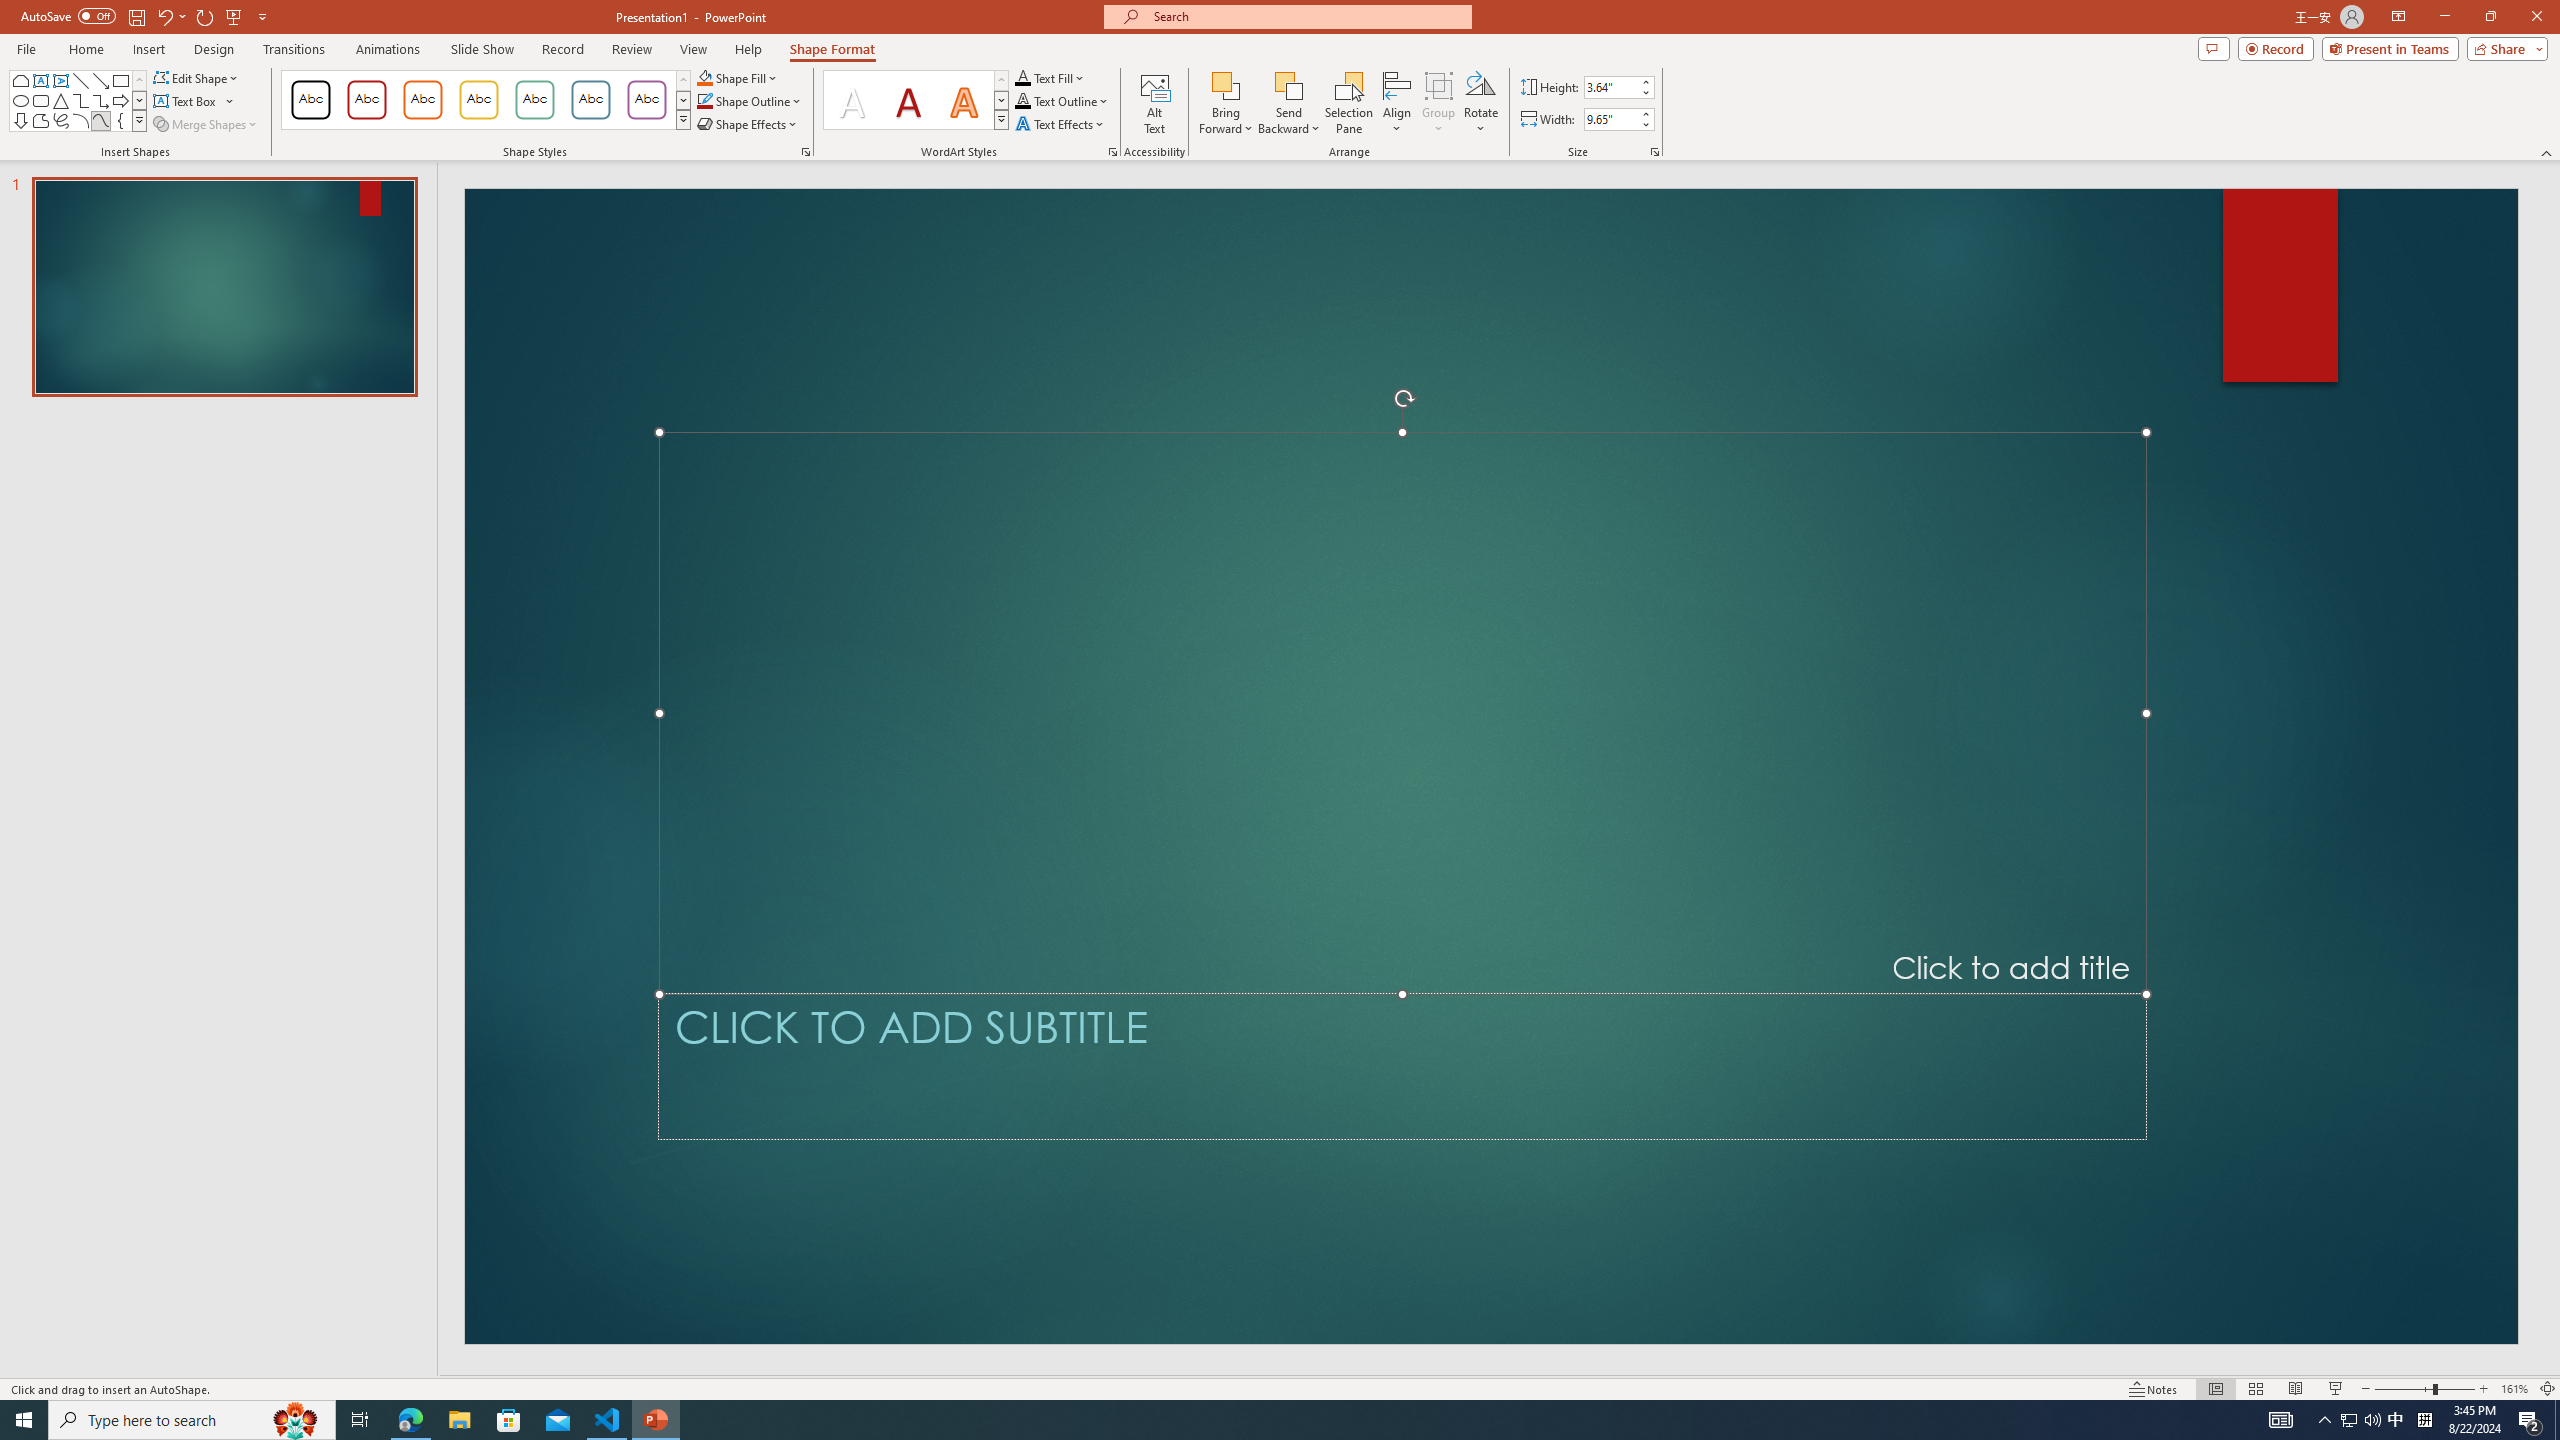 Image resolution: width=2560 pixels, height=1440 pixels. Describe the element at coordinates (147, 49) in the screenshot. I see `'Insert'` at that location.